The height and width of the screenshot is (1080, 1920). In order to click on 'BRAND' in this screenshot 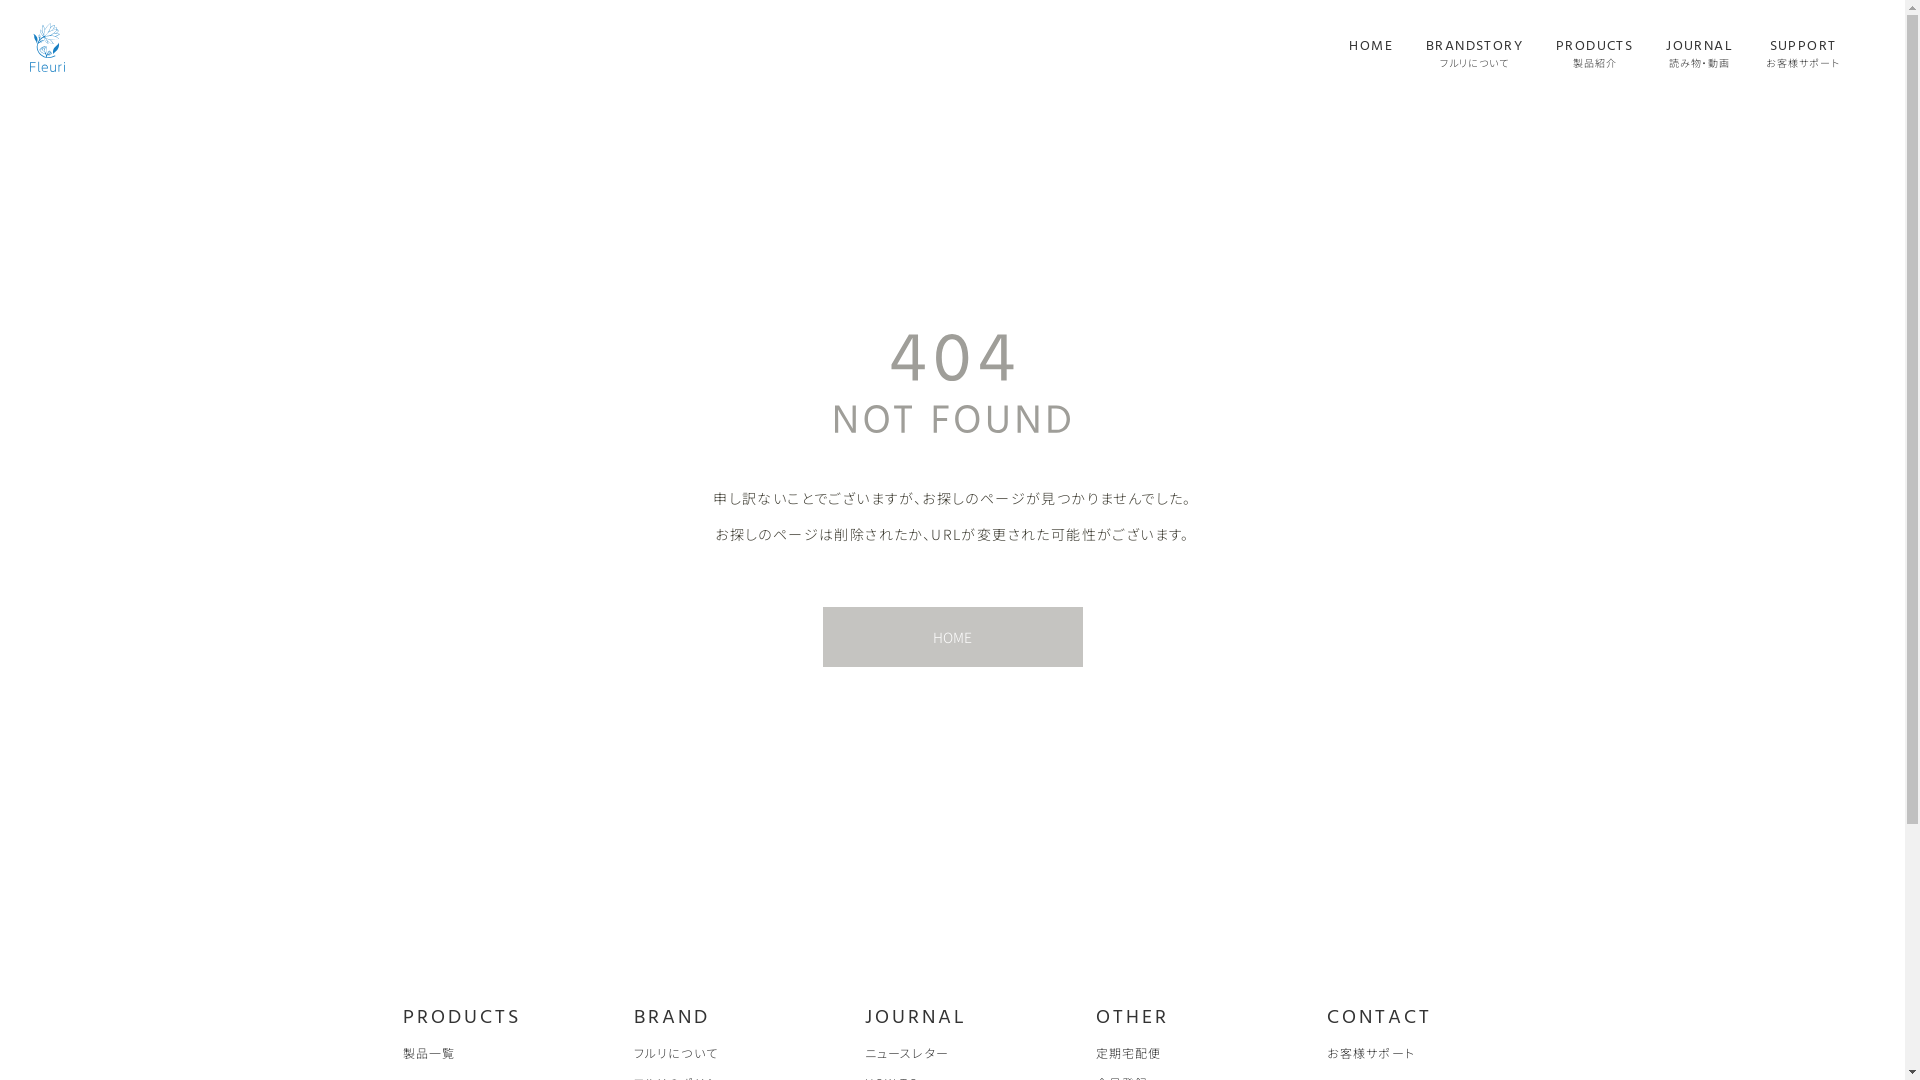, I will do `click(672, 1018)`.